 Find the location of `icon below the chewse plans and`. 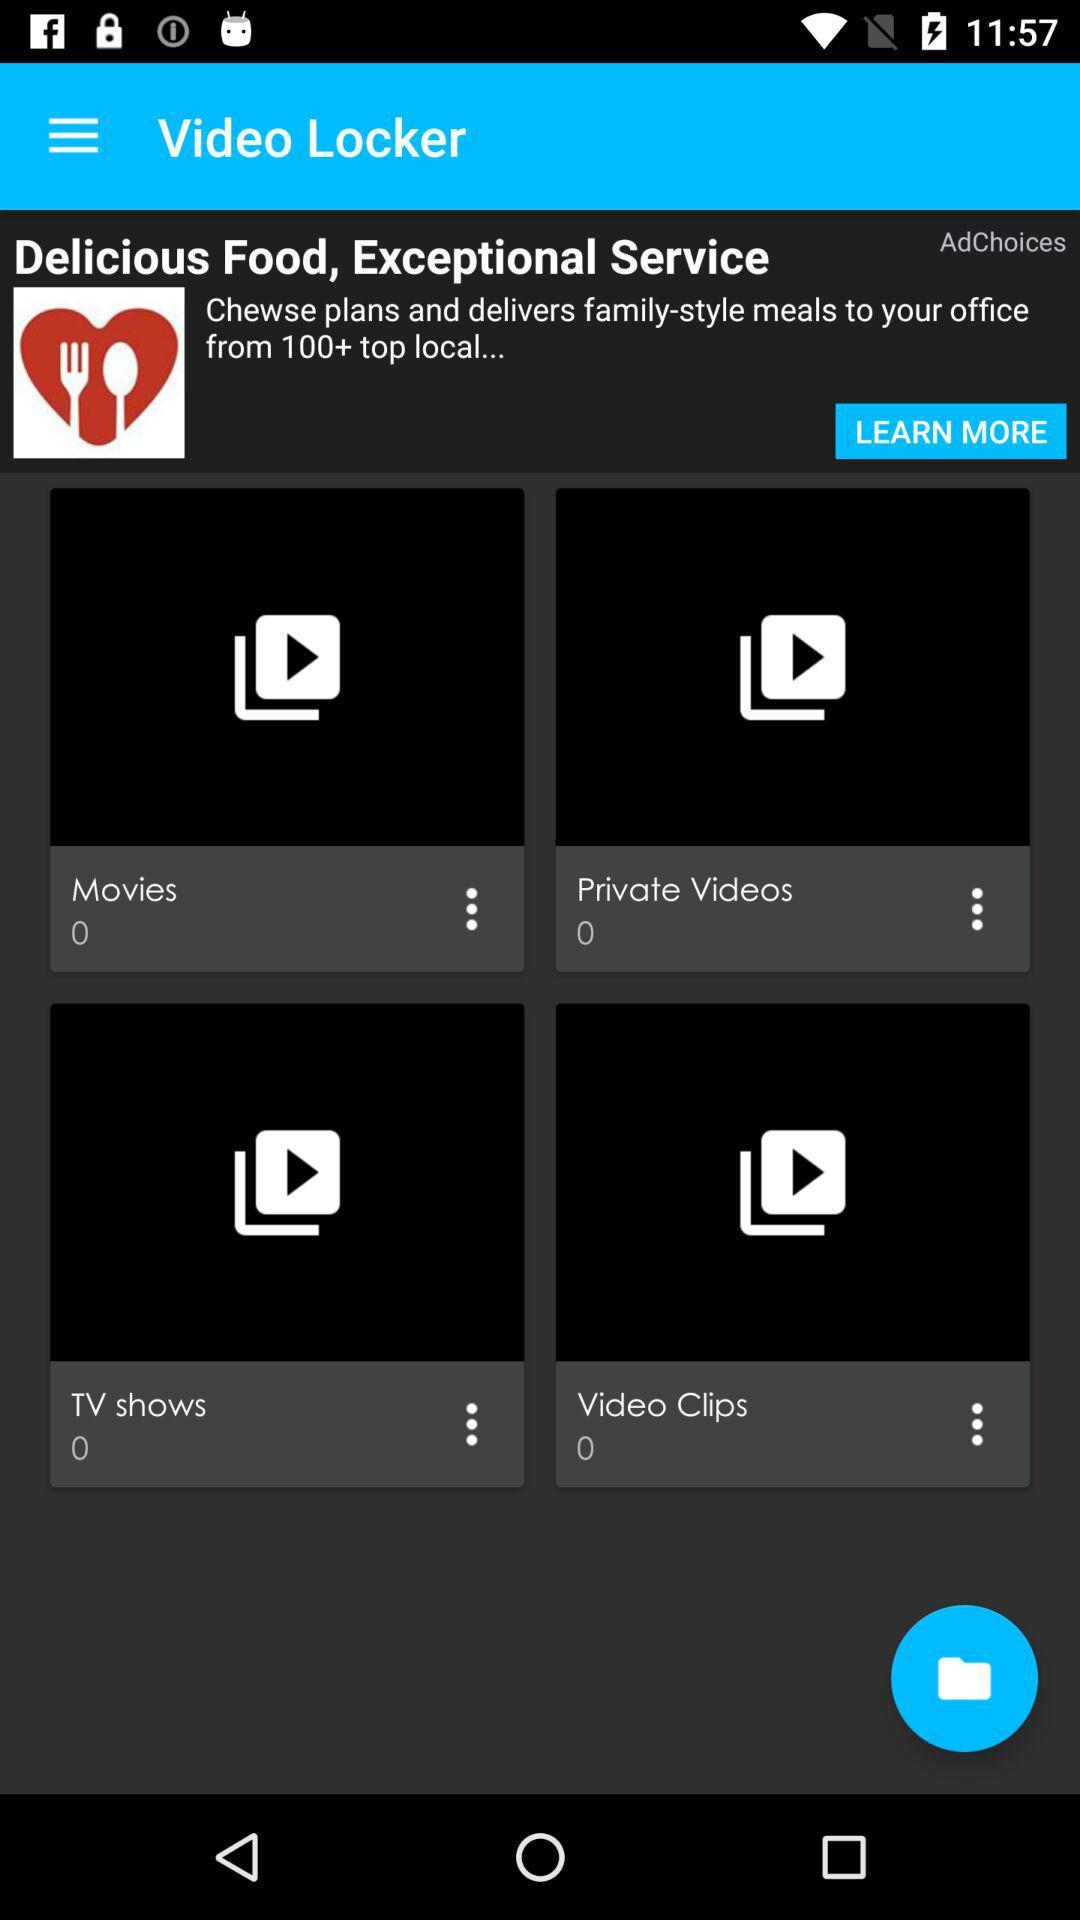

icon below the chewse plans and is located at coordinates (950, 430).